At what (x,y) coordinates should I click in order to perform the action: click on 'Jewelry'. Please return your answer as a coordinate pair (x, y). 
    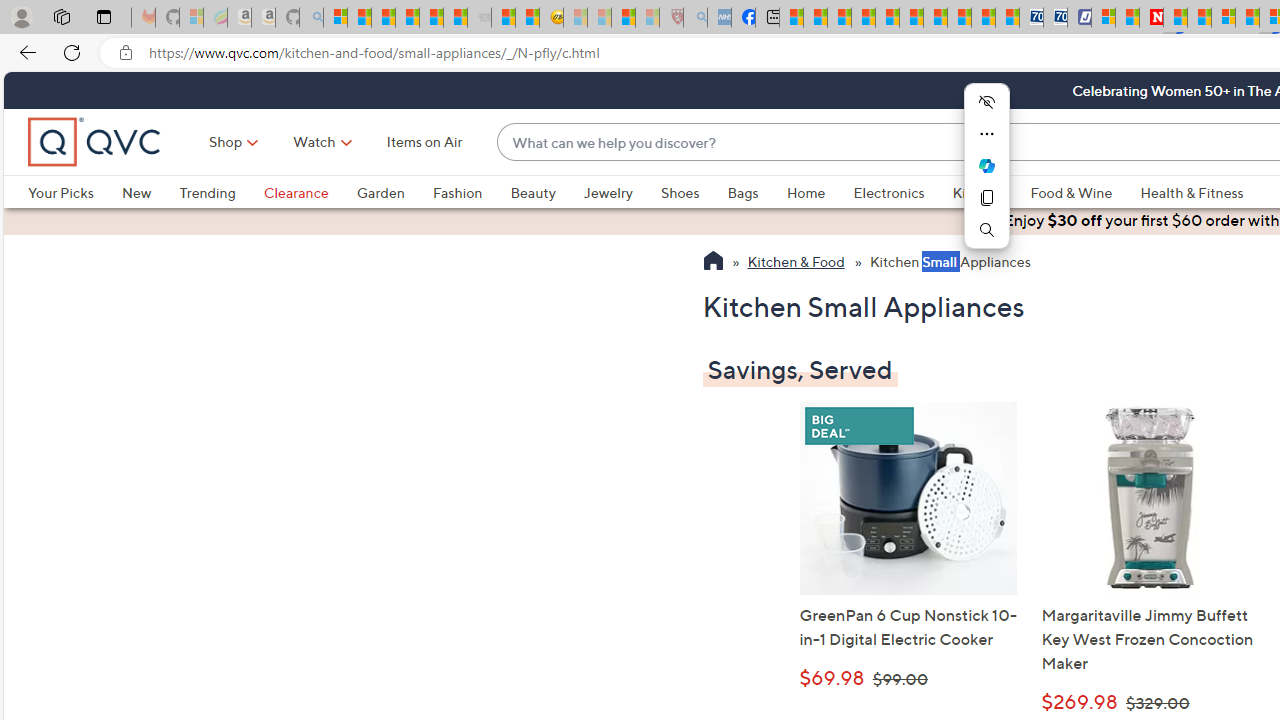
    Looking at the image, I should click on (620, 192).